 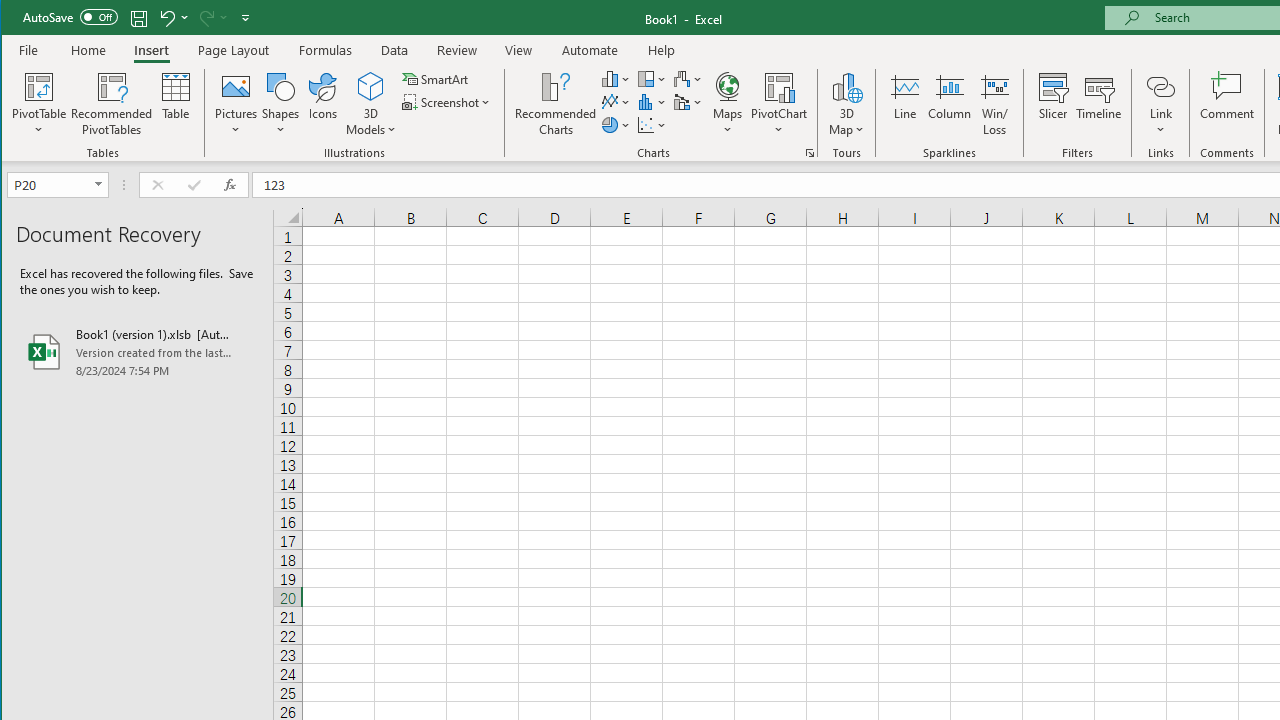 What do you see at coordinates (326, 49) in the screenshot?
I see `'Formulas'` at bounding box center [326, 49].